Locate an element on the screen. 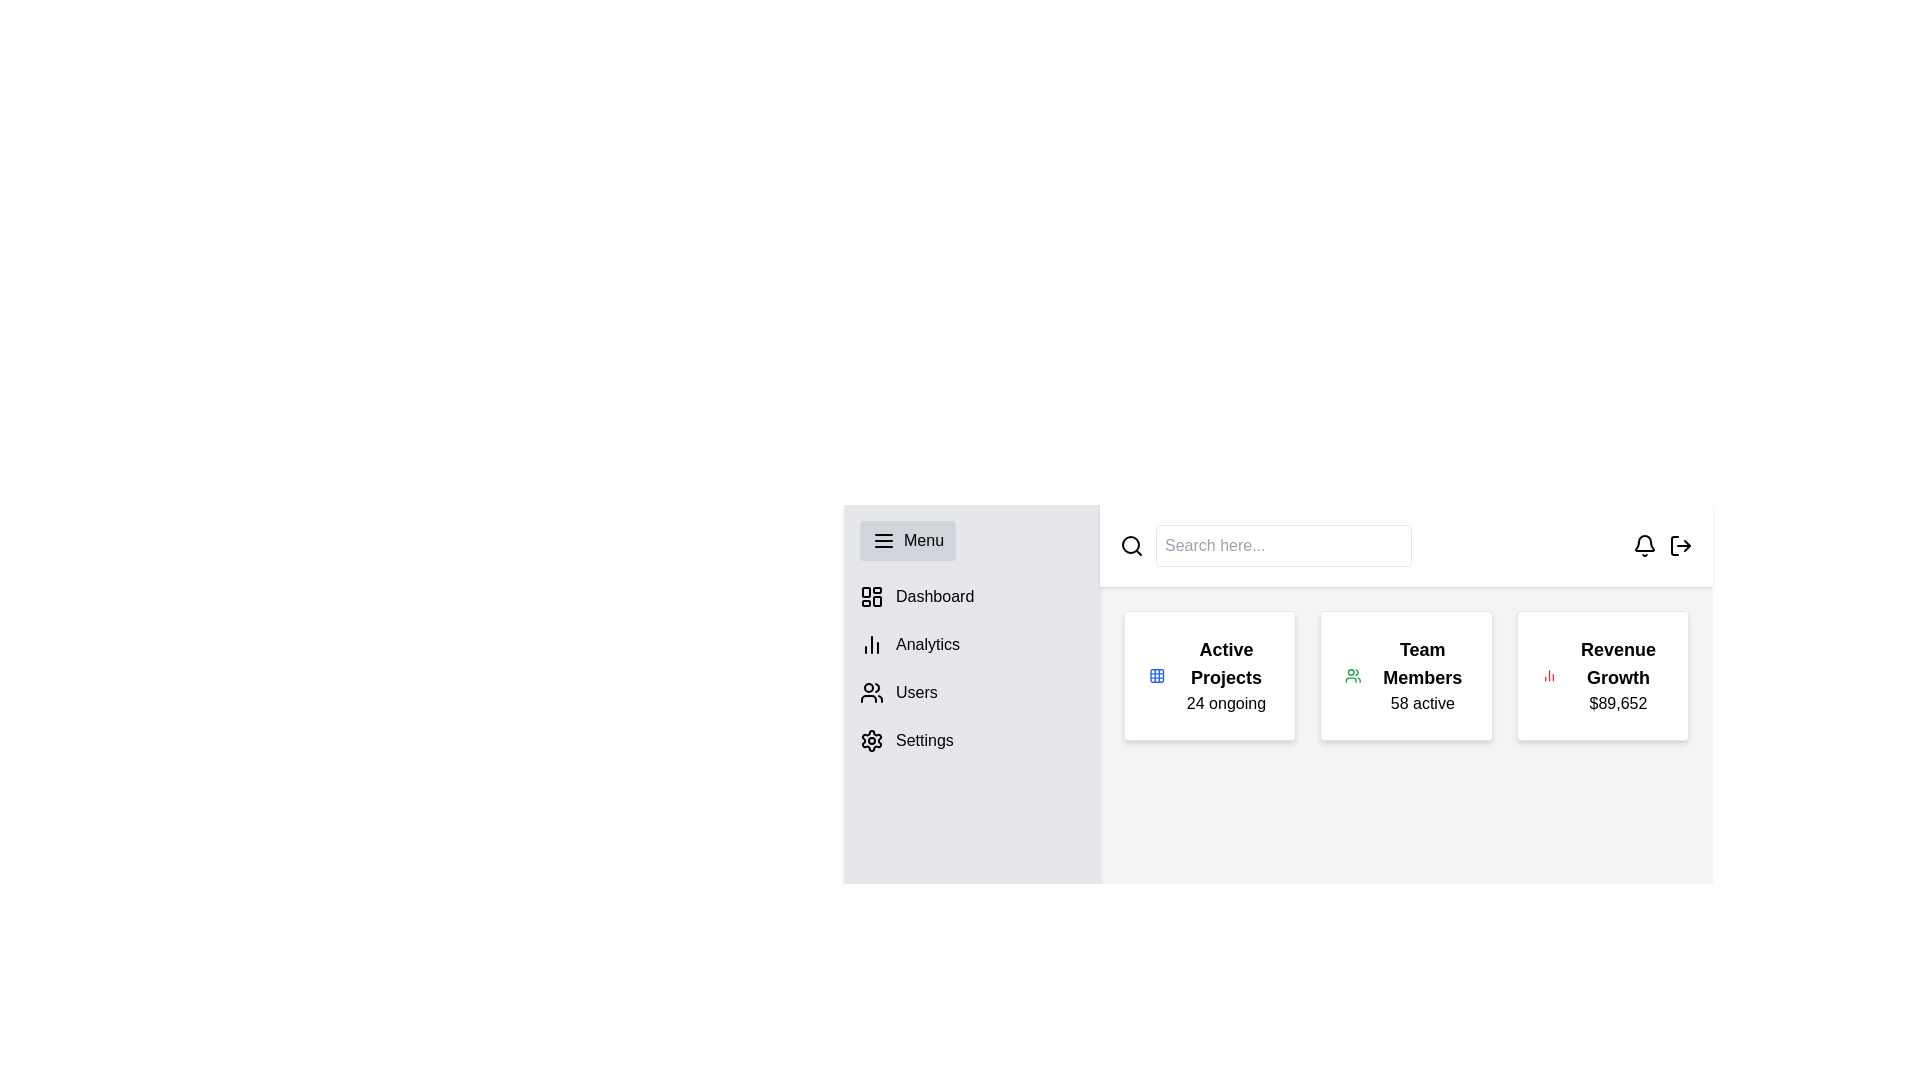  the 'Analytics' icon located is located at coordinates (872, 644).